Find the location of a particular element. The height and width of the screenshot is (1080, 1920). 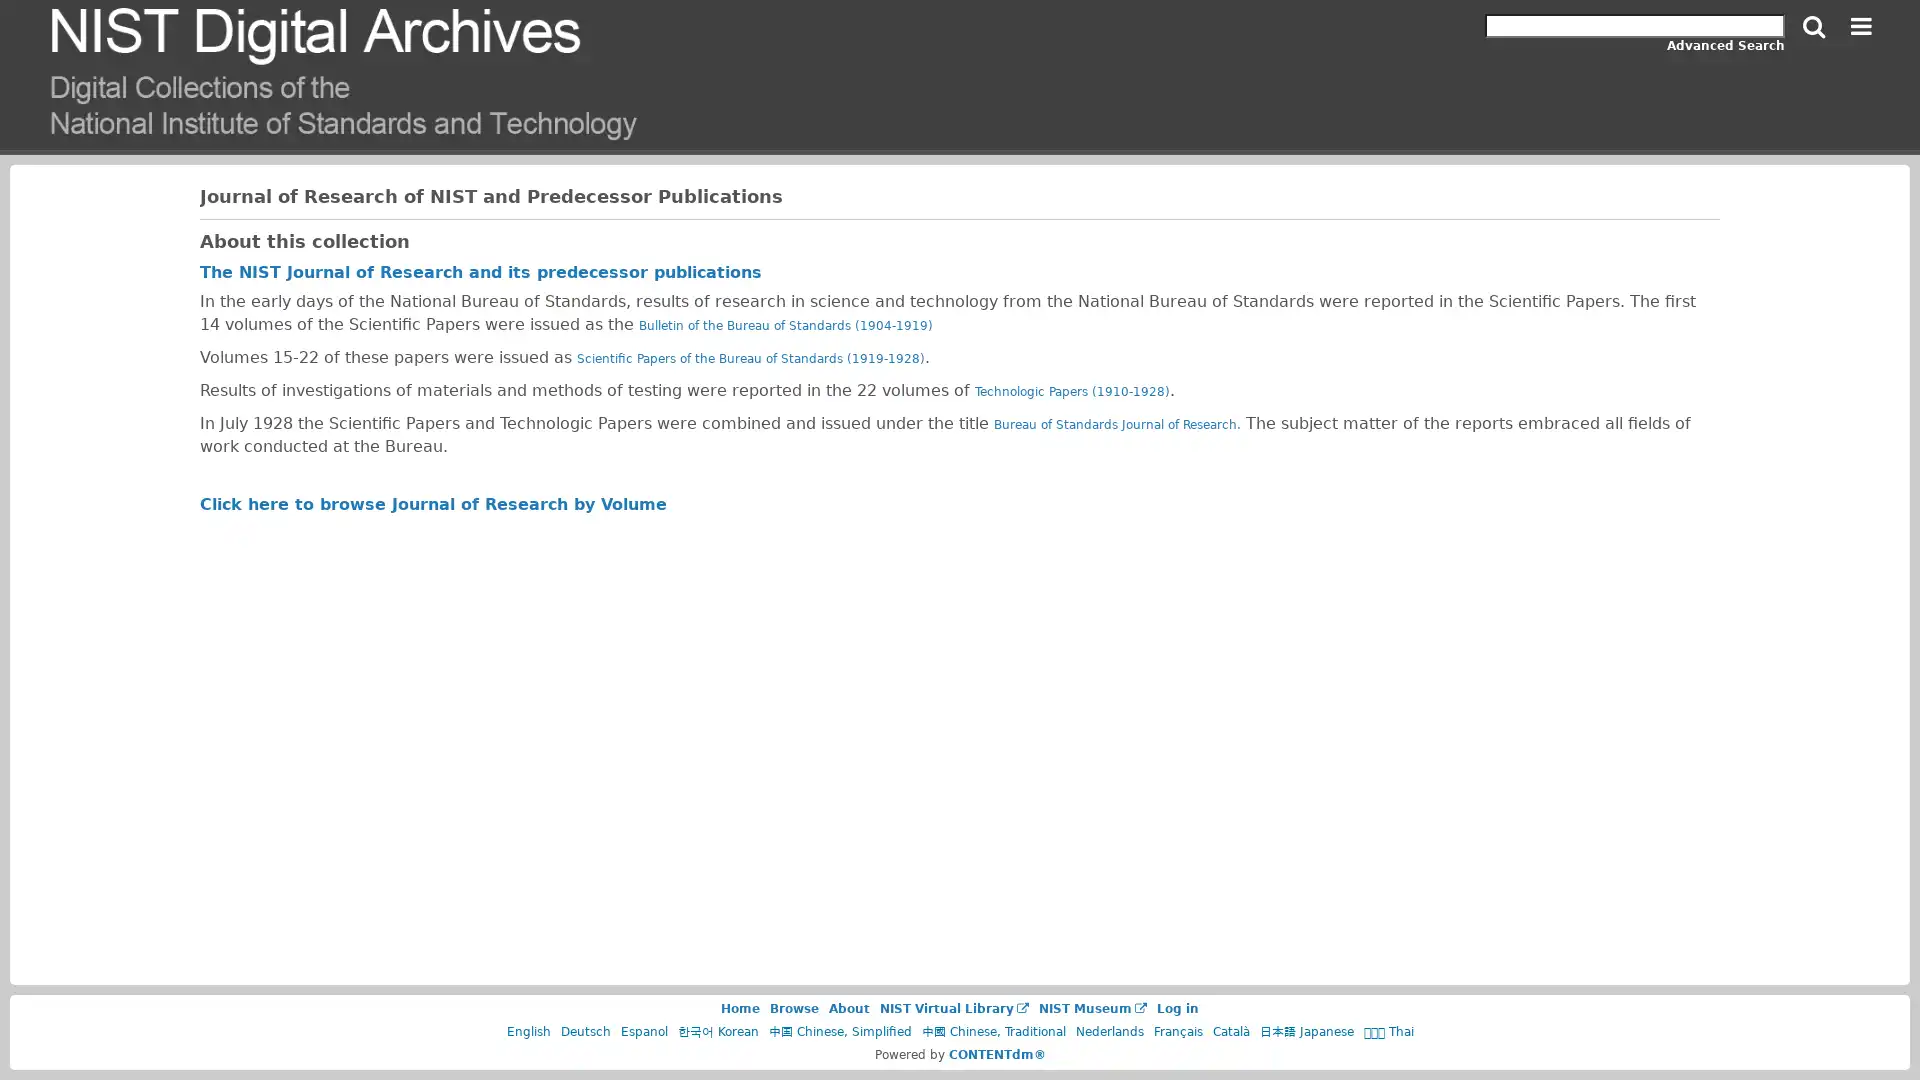

Chinese, Traditional is located at coordinates (993, 1032).